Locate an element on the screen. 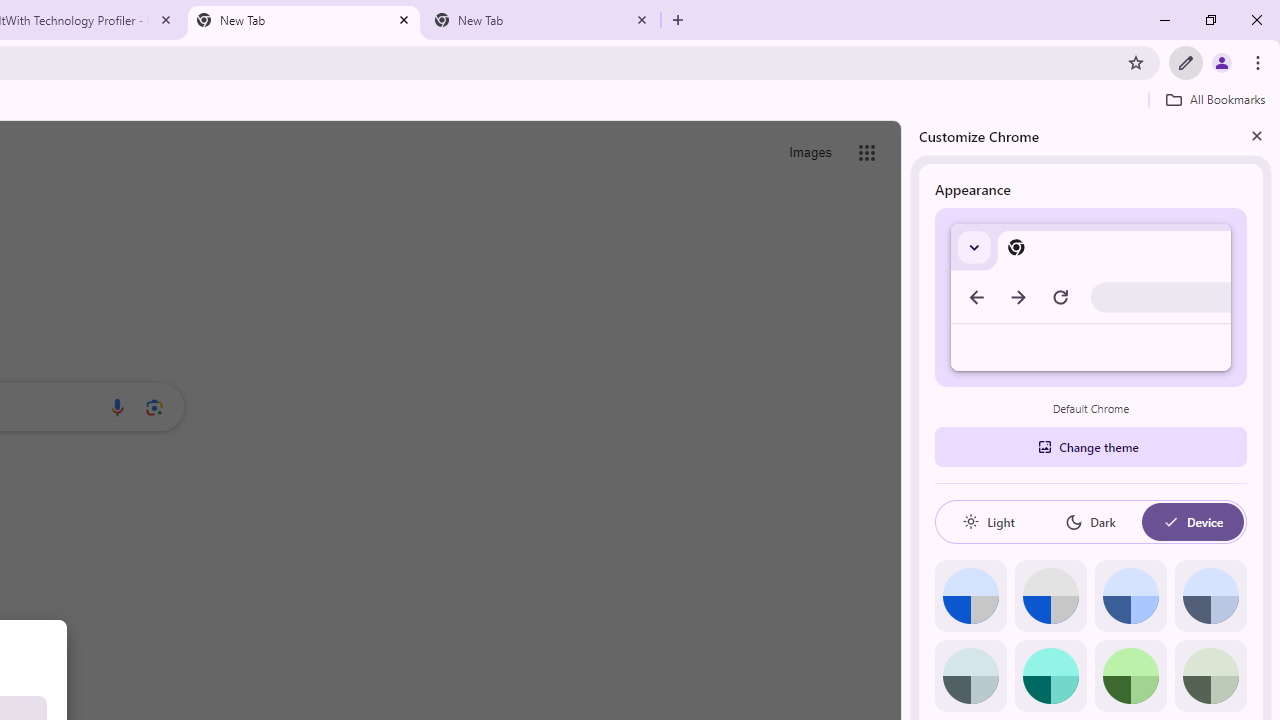  'Green' is located at coordinates (1130, 675).